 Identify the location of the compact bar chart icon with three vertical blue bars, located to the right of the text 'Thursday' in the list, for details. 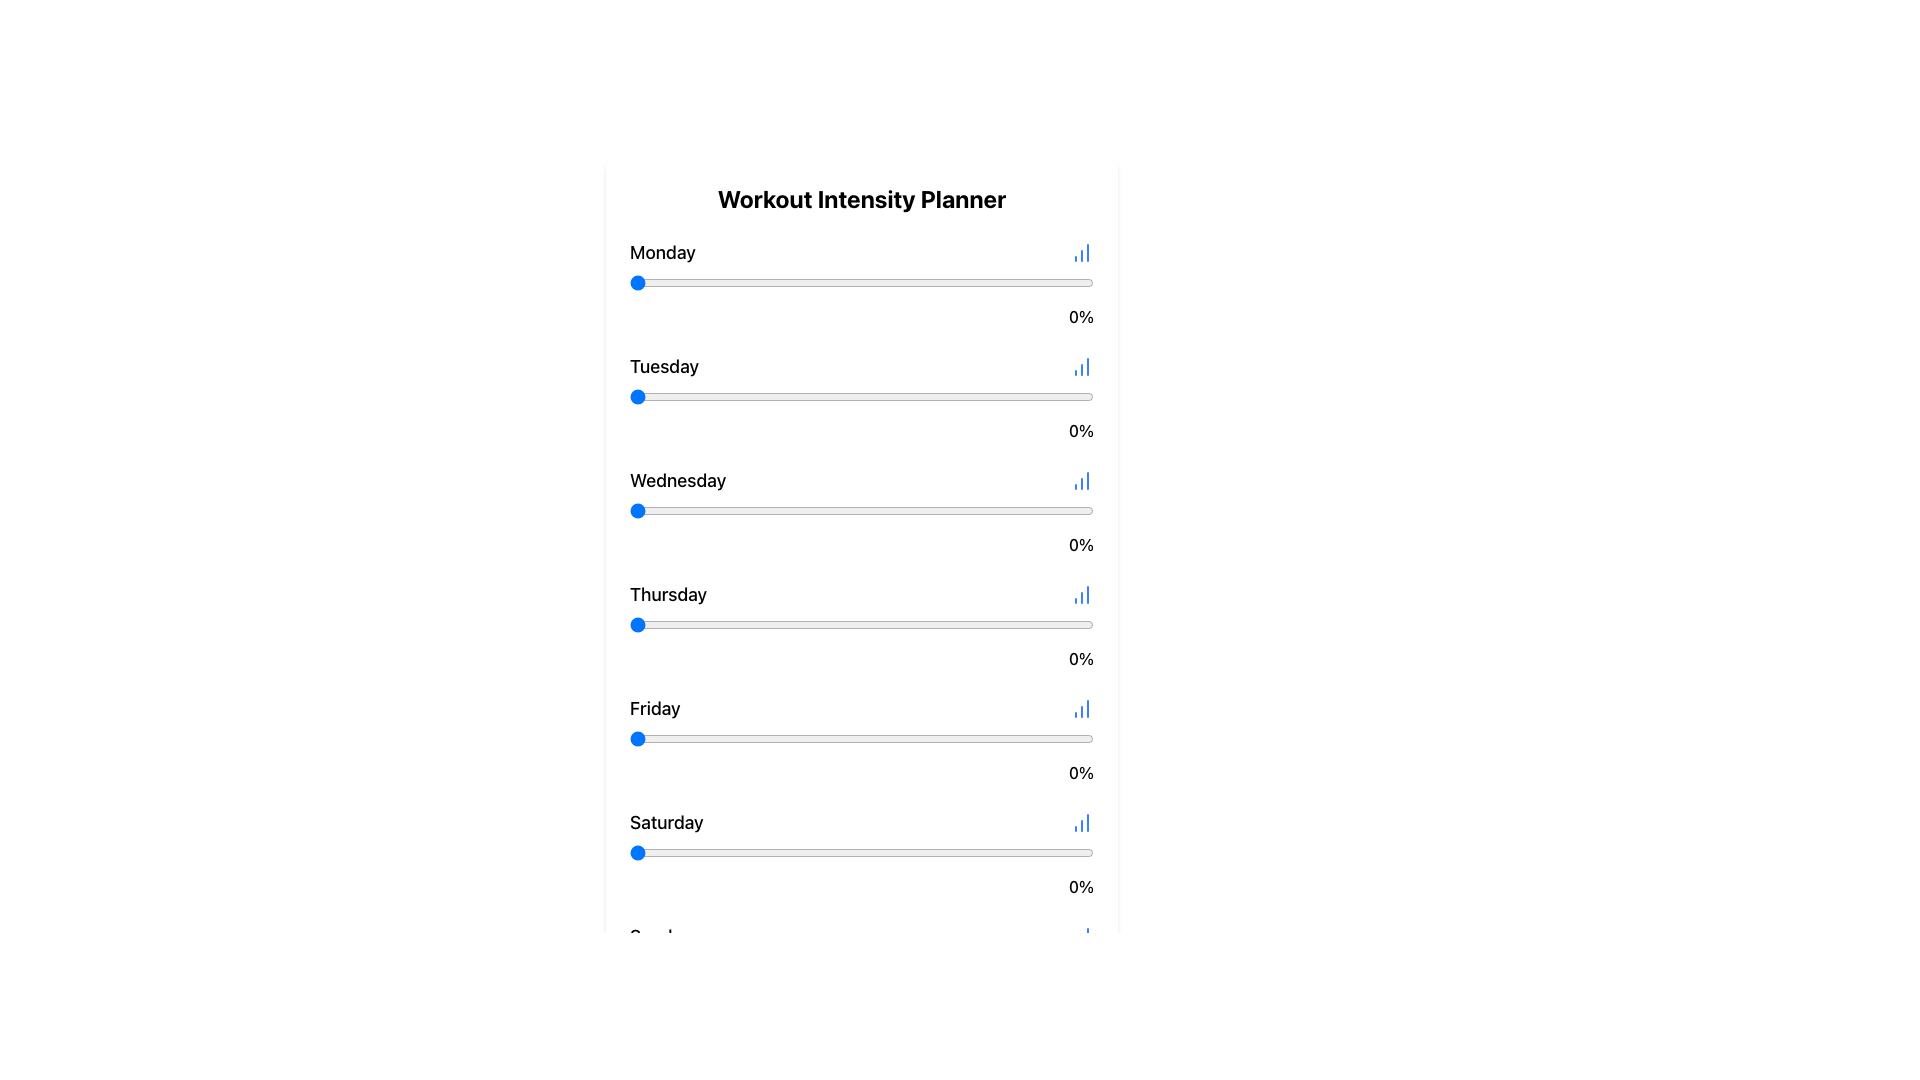
(1080, 593).